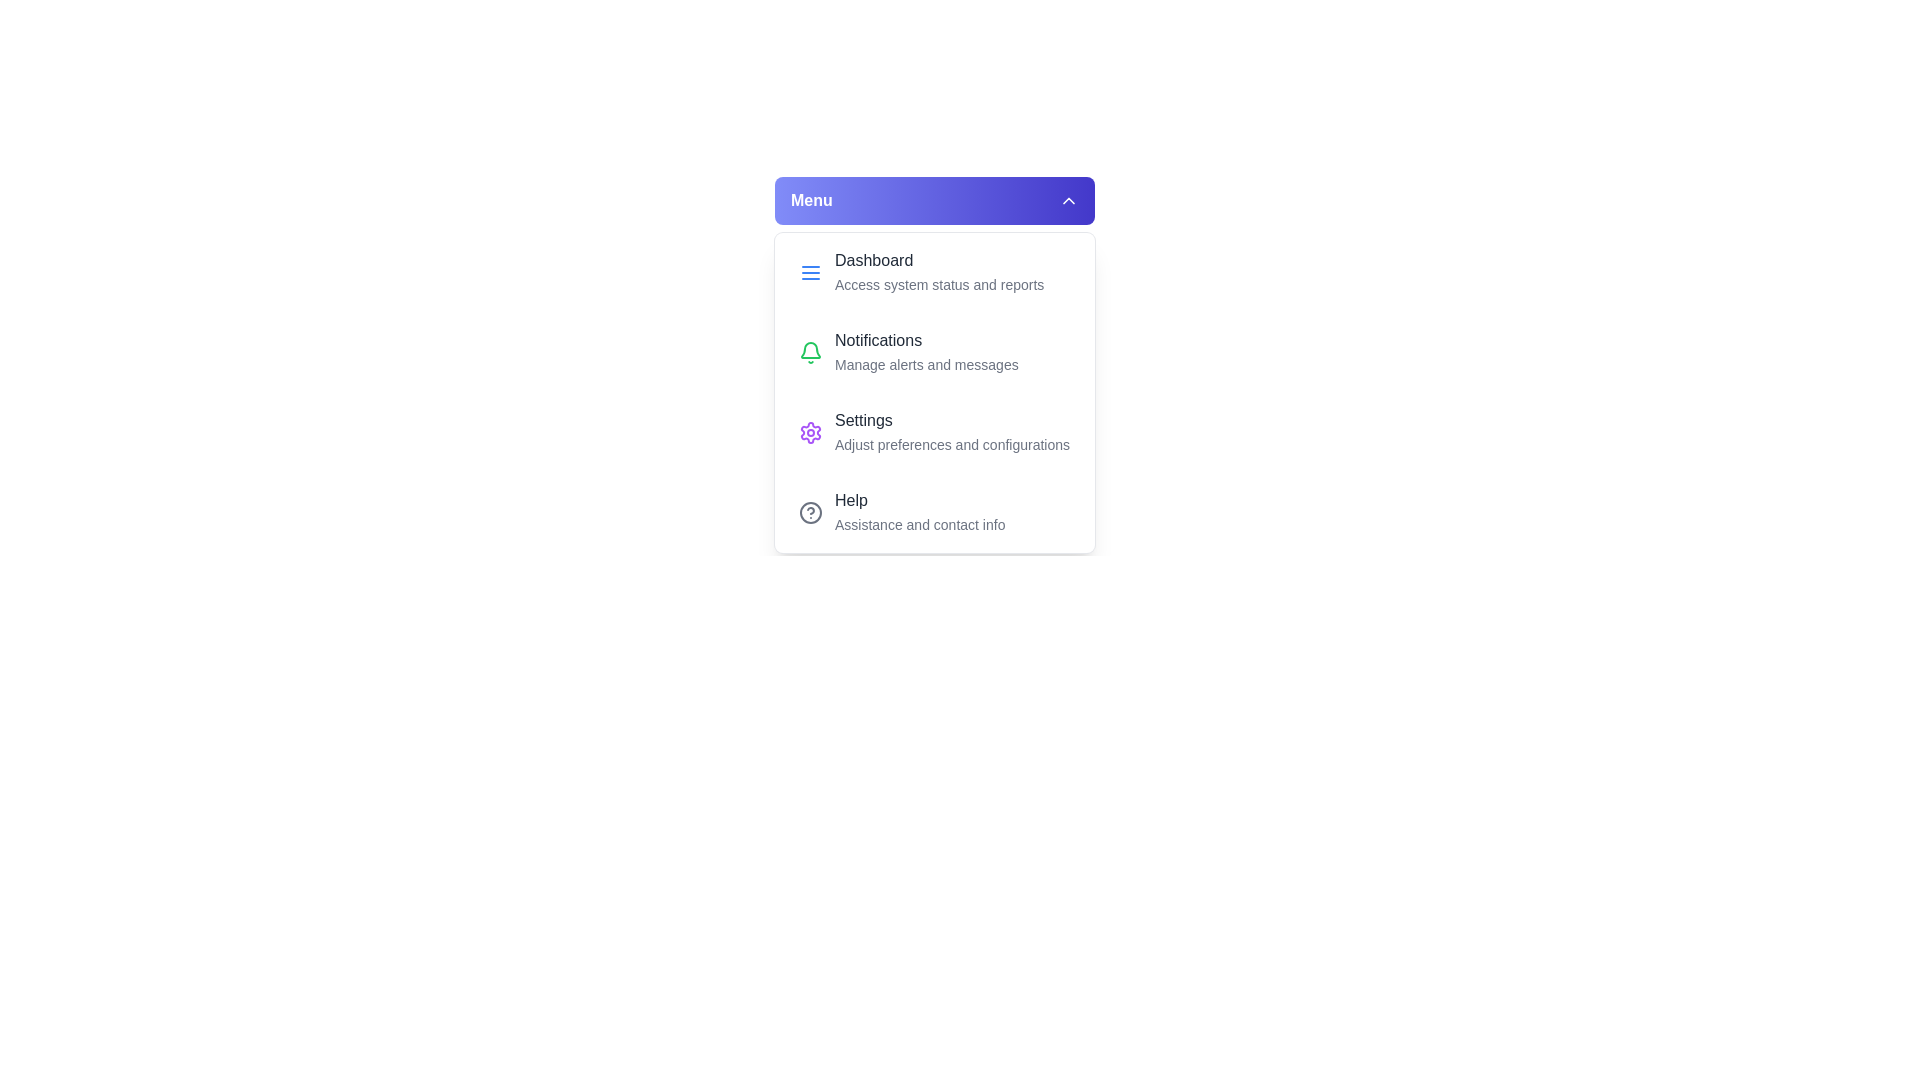 The width and height of the screenshot is (1920, 1080). Describe the element at coordinates (811, 512) in the screenshot. I see `the circular vector graphic representing the 'Help' menu item in the bottom row of the vertical menu` at that location.